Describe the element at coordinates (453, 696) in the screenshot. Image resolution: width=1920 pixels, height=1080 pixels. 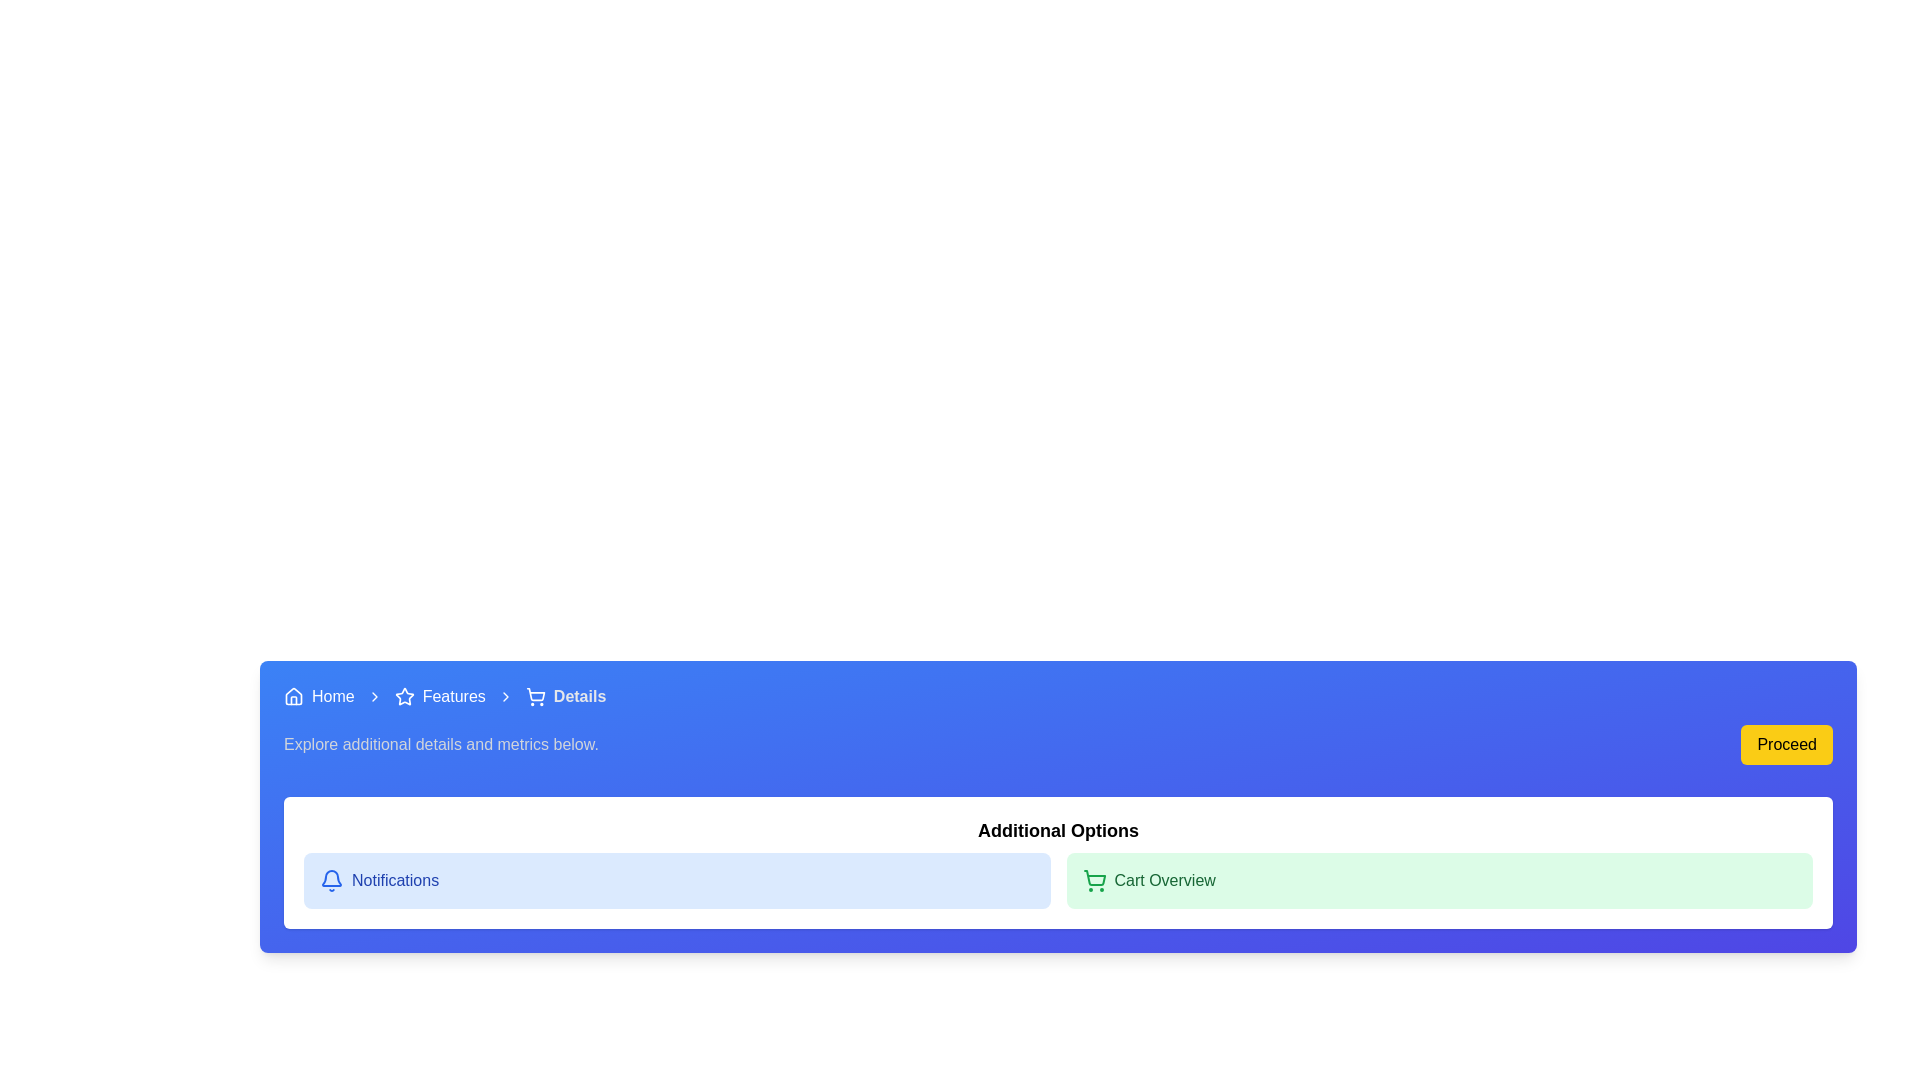
I see `the hyperlink text` at that location.